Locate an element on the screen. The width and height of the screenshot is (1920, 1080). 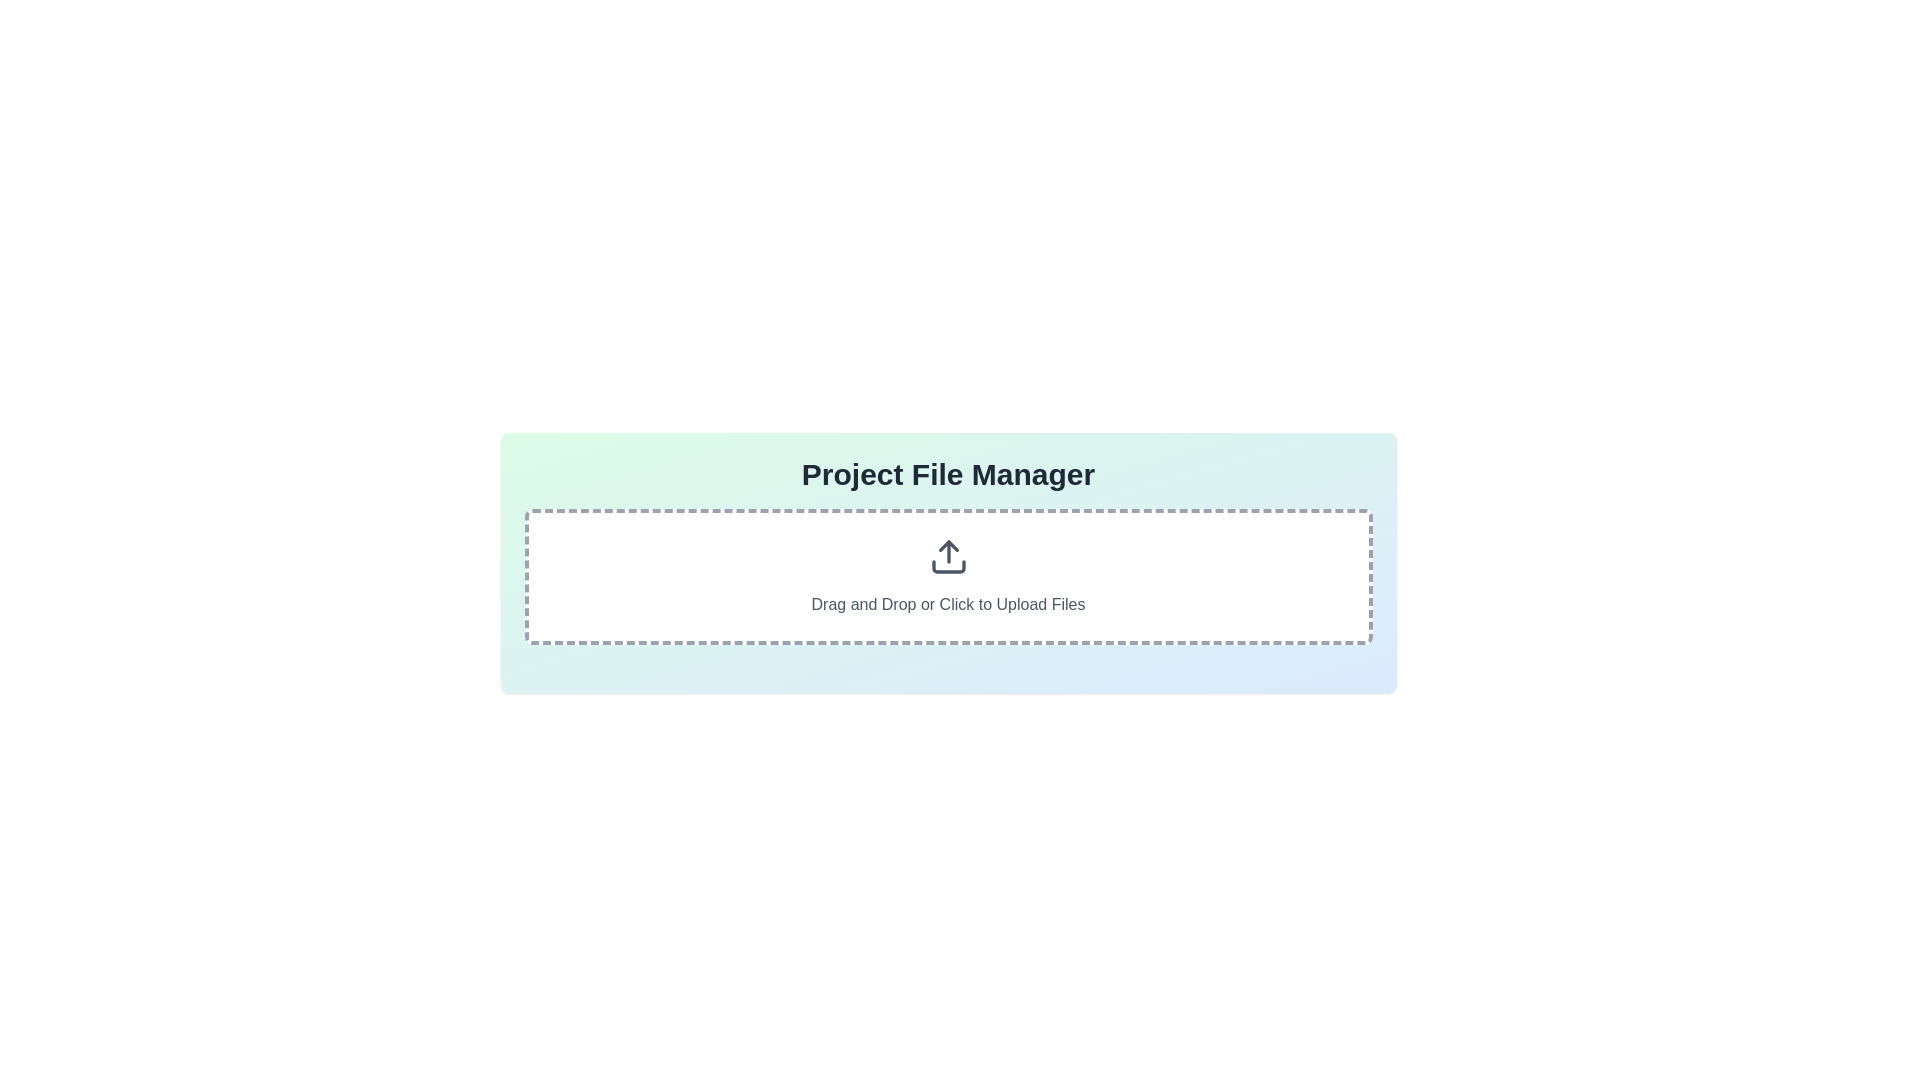
the upload icon, which is visually indicative of the file upload functionality, located above the text 'Drag and Drop or Click to Upload Files' is located at coordinates (947, 556).